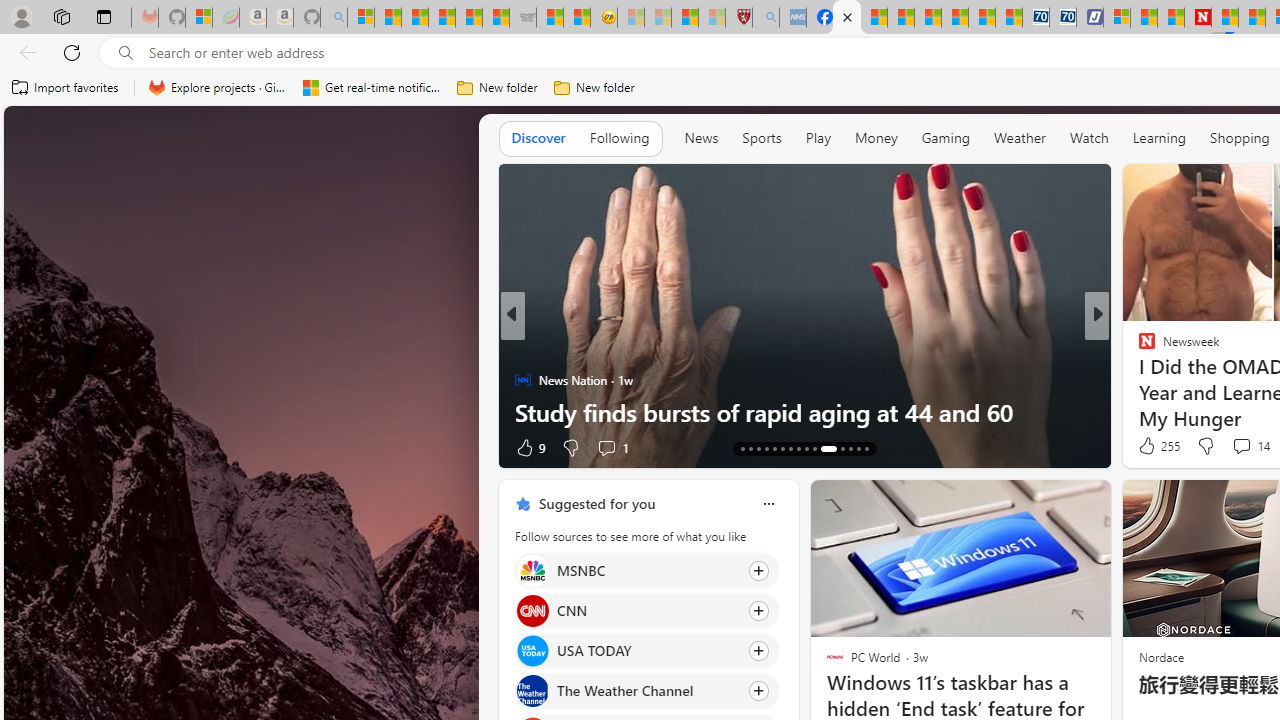 The height and width of the screenshot is (720, 1280). Describe the element at coordinates (742, 447) in the screenshot. I see `'AutomationID: tab-66'` at that location.